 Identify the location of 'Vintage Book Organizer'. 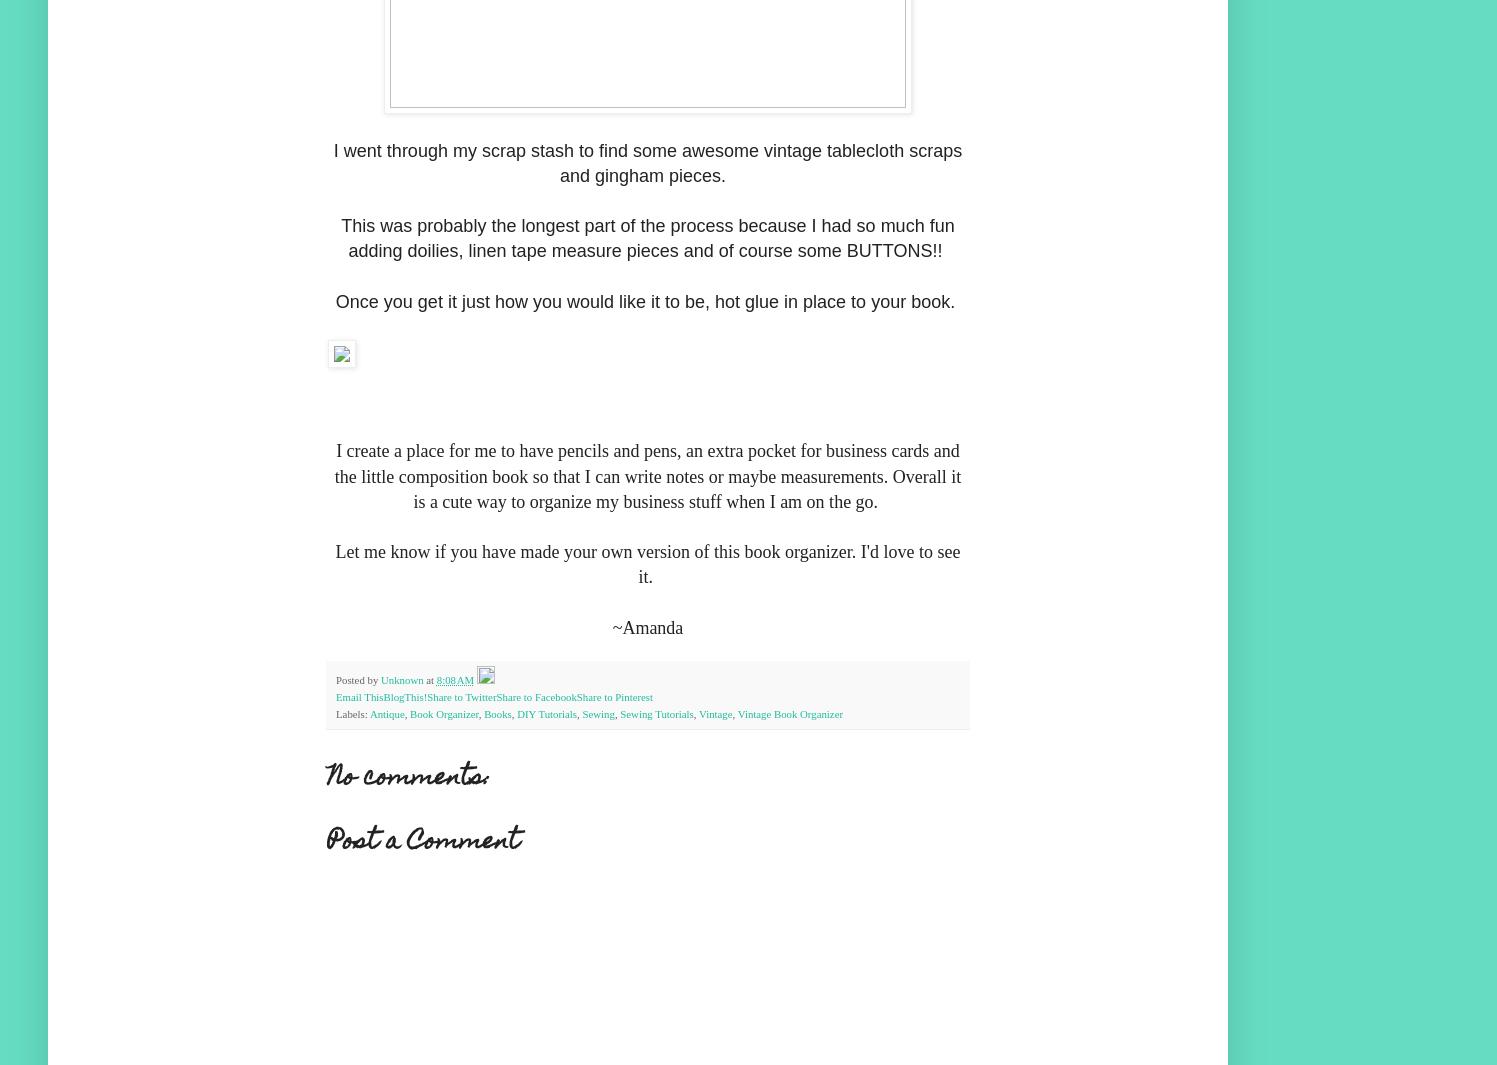
(789, 713).